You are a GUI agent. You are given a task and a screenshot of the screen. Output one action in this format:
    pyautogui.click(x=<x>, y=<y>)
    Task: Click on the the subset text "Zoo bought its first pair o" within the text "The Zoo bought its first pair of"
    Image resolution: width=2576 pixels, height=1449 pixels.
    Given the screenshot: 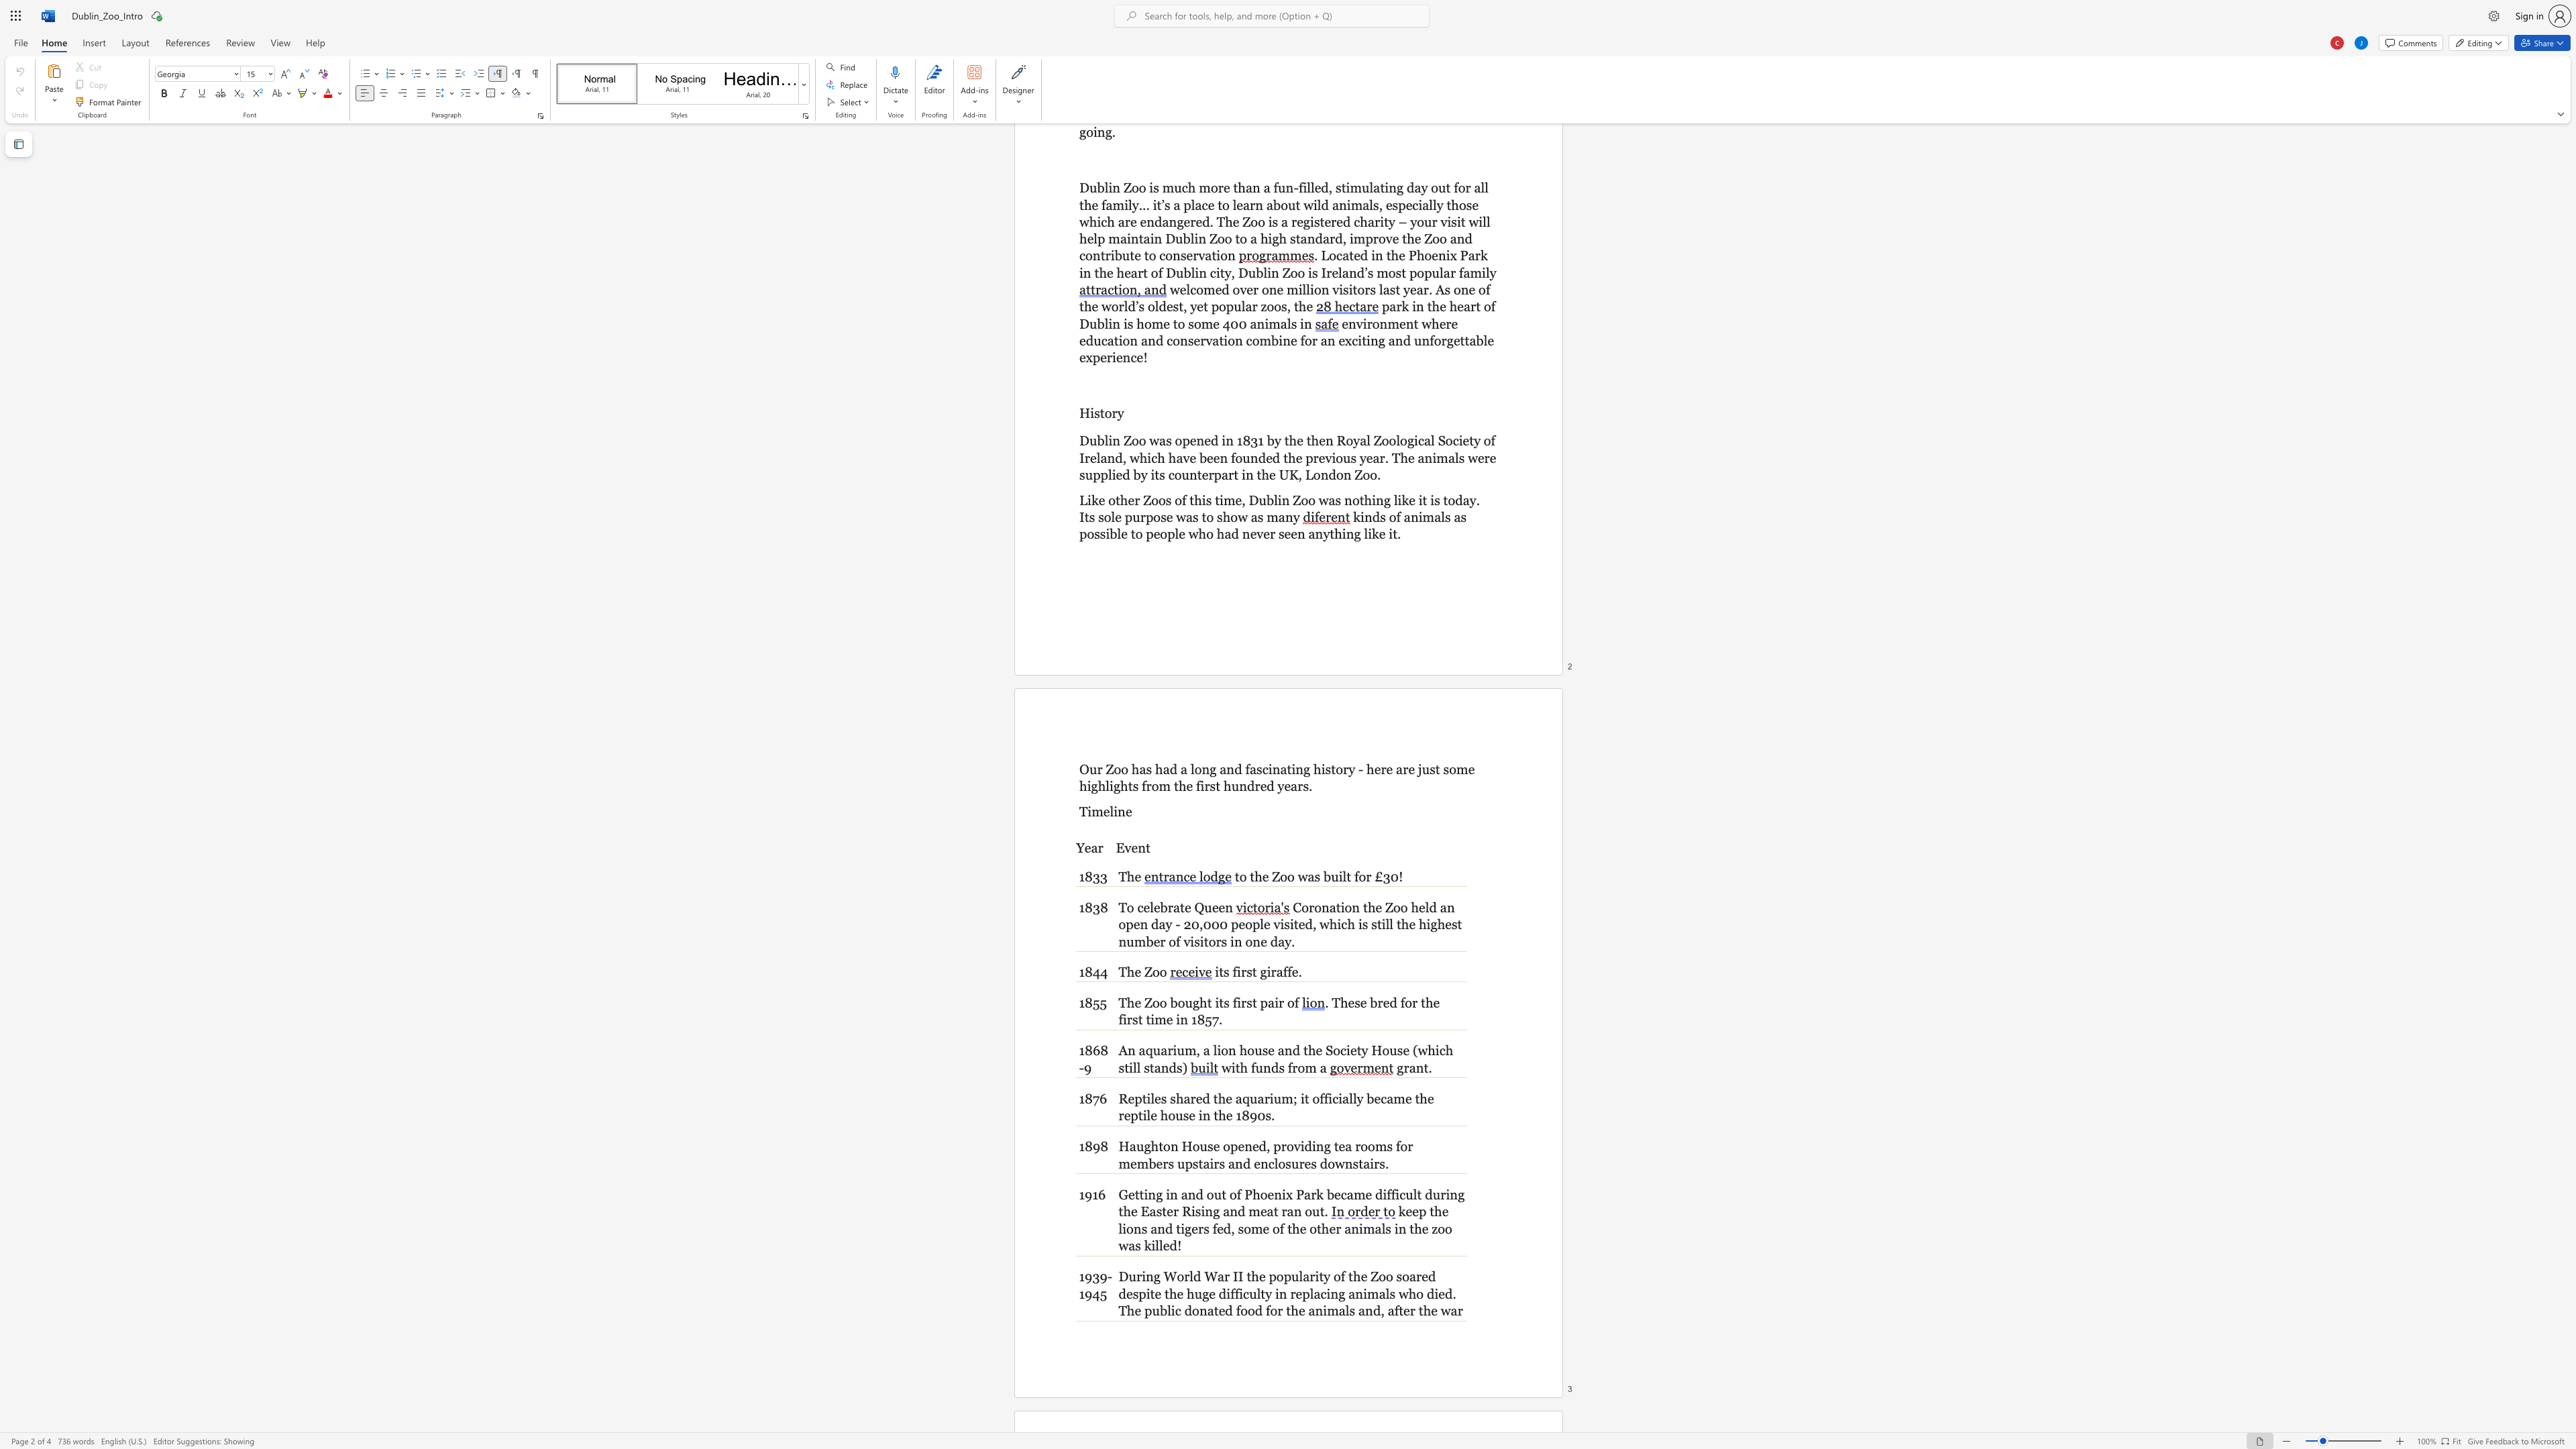 What is the action you would take?
    pyautogui.click(x=1144, y=1001)
    